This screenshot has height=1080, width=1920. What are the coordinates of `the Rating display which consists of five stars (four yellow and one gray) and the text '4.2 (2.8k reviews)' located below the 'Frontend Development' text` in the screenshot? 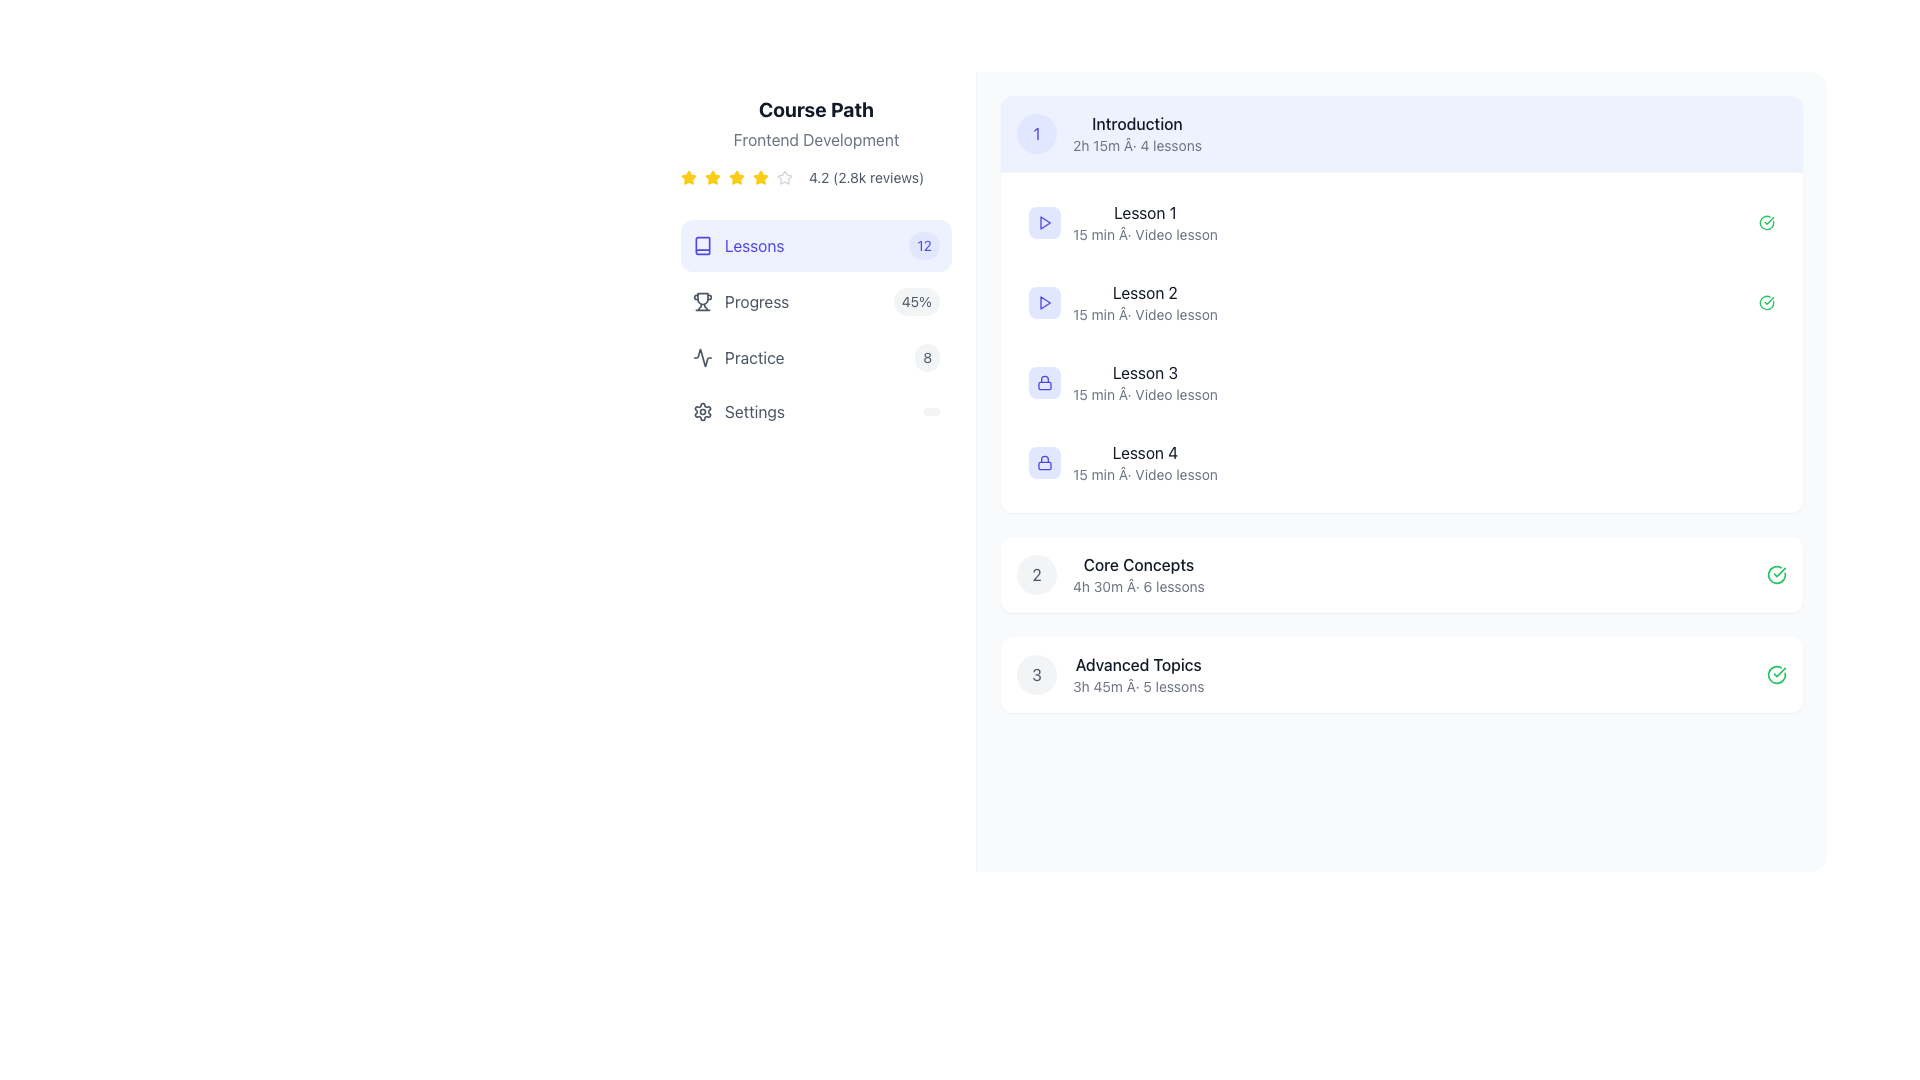 It's located at (816, 176).